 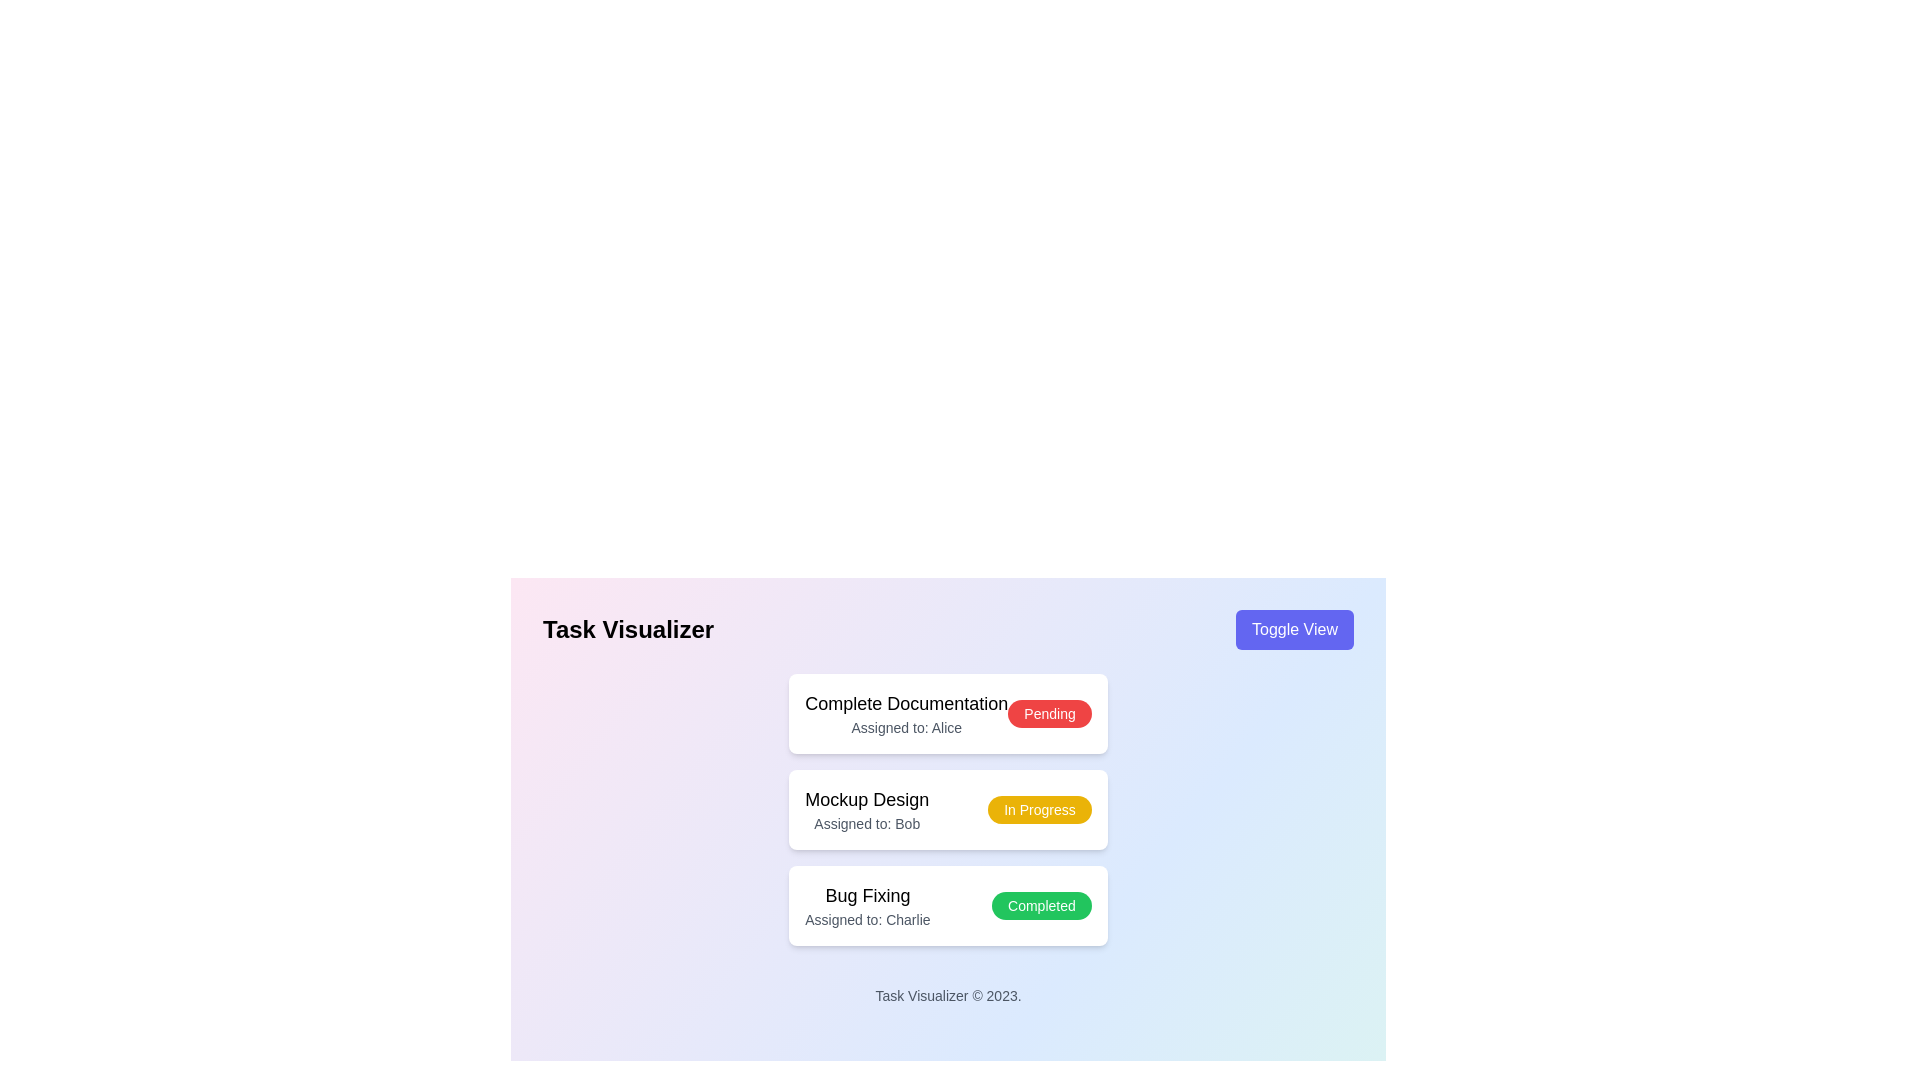 I want to click on the Status badge indicating 'In Progress' next to the task titled 'Mockup Design', so click(x=1039, y=810).